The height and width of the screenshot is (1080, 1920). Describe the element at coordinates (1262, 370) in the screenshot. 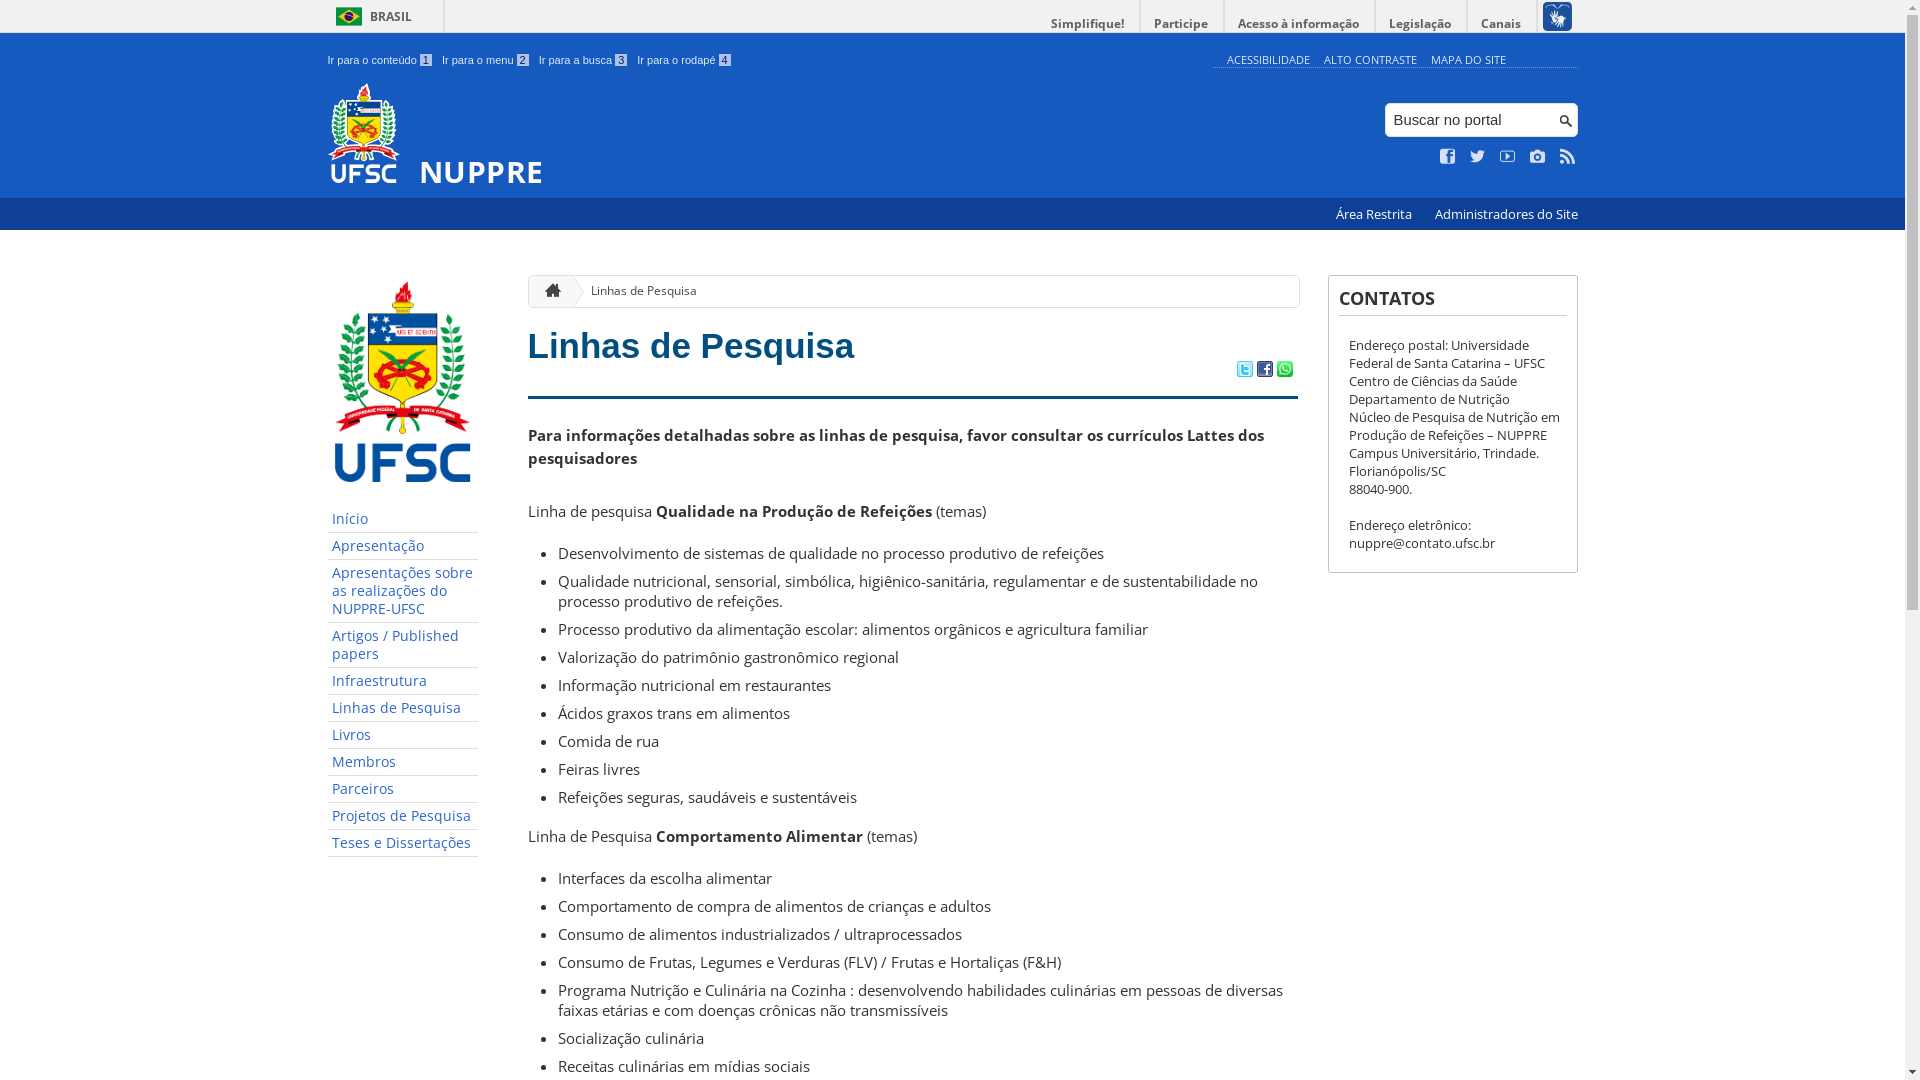

I see `'Compartilhar no Facebook'` at that location.